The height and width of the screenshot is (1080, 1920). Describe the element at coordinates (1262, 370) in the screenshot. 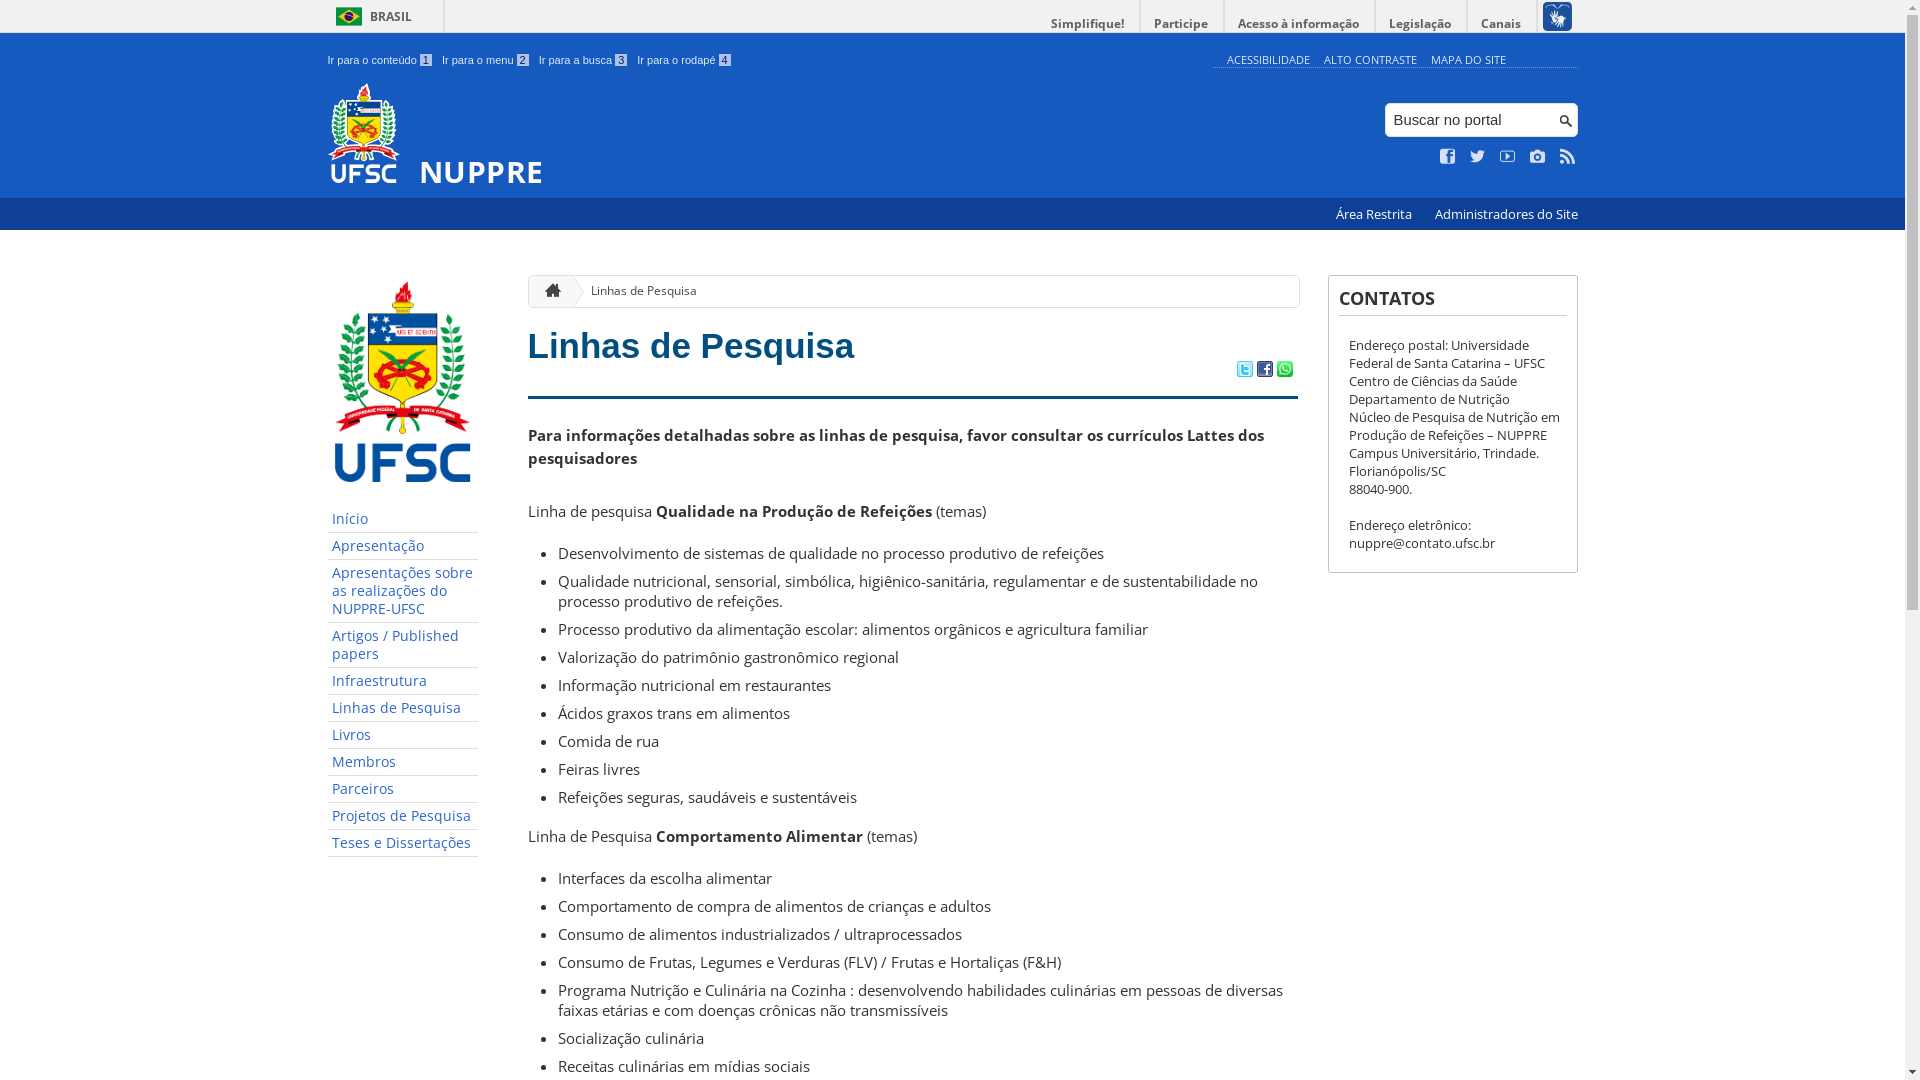

I see `'Compartilhar no Facebook'` at that location.